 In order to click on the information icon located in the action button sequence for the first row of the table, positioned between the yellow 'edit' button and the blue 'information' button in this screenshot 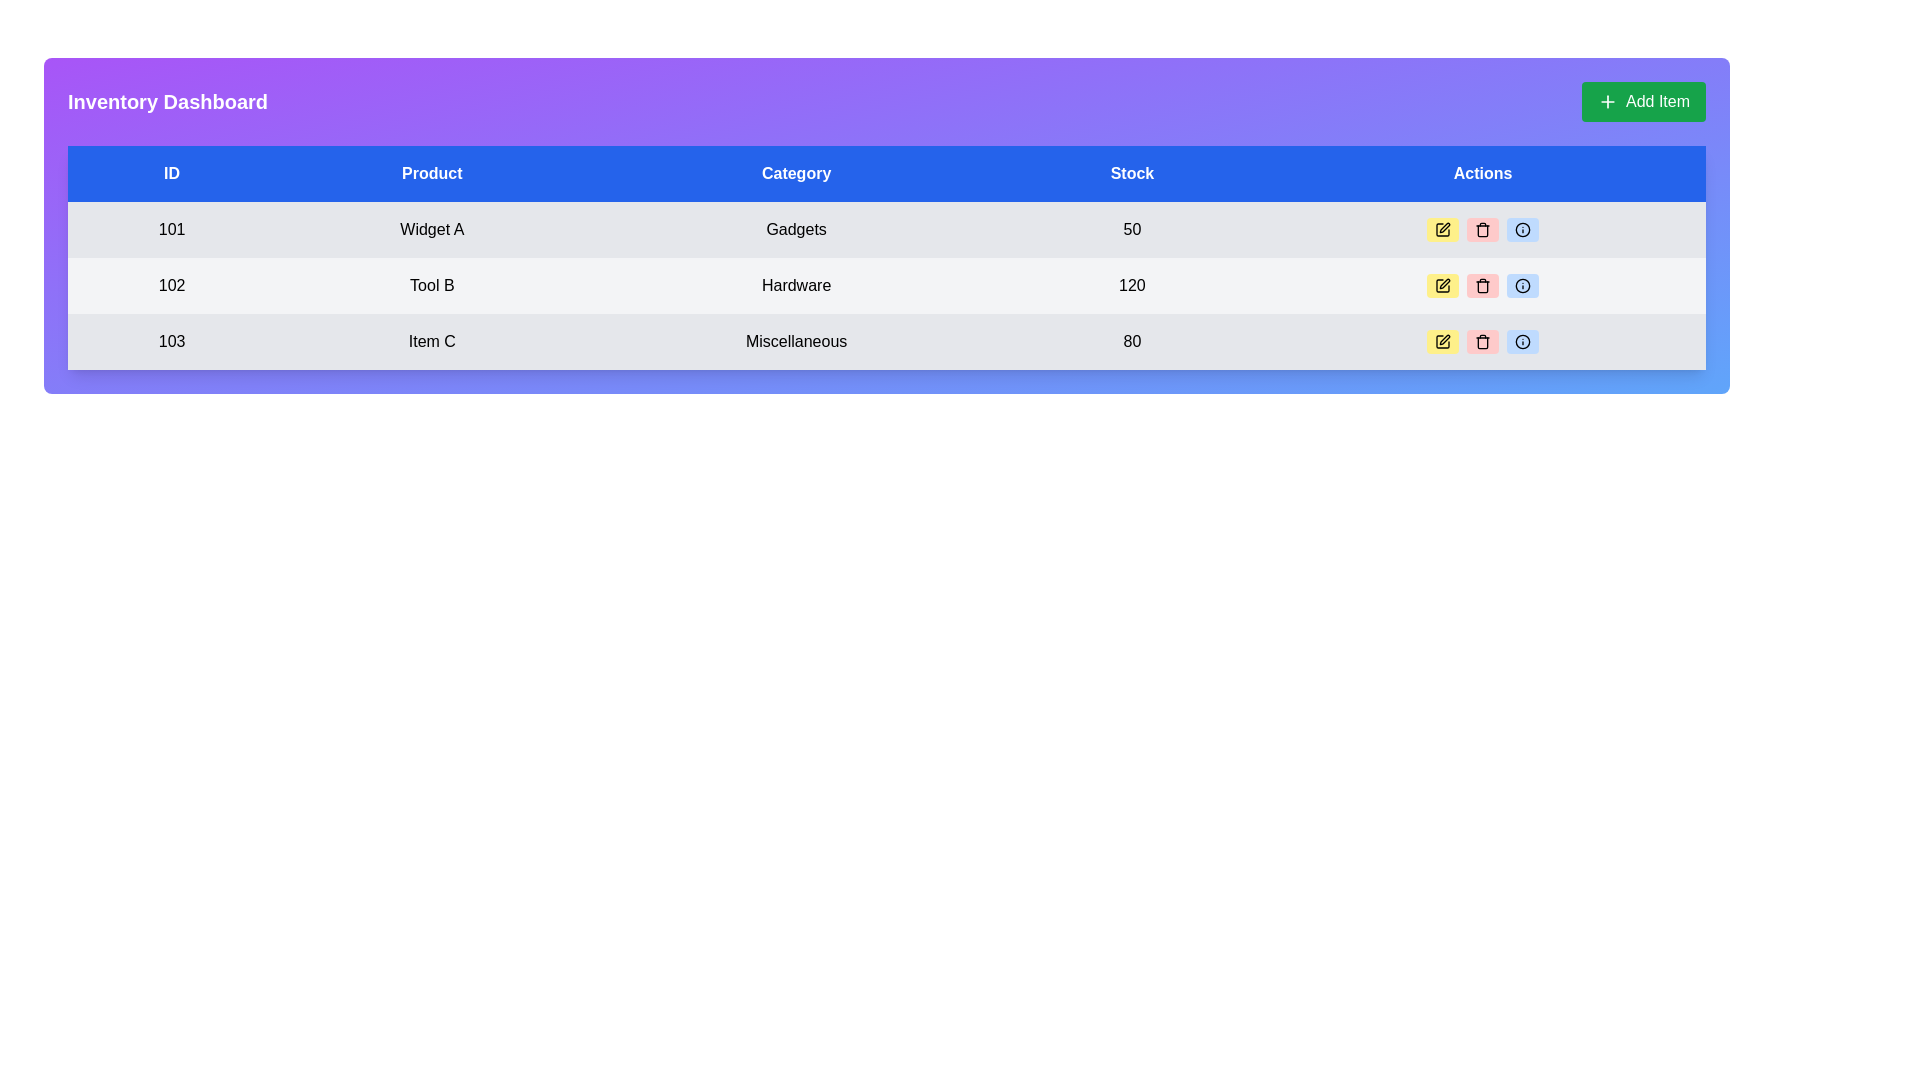, I will do `click(1483, 229)`.